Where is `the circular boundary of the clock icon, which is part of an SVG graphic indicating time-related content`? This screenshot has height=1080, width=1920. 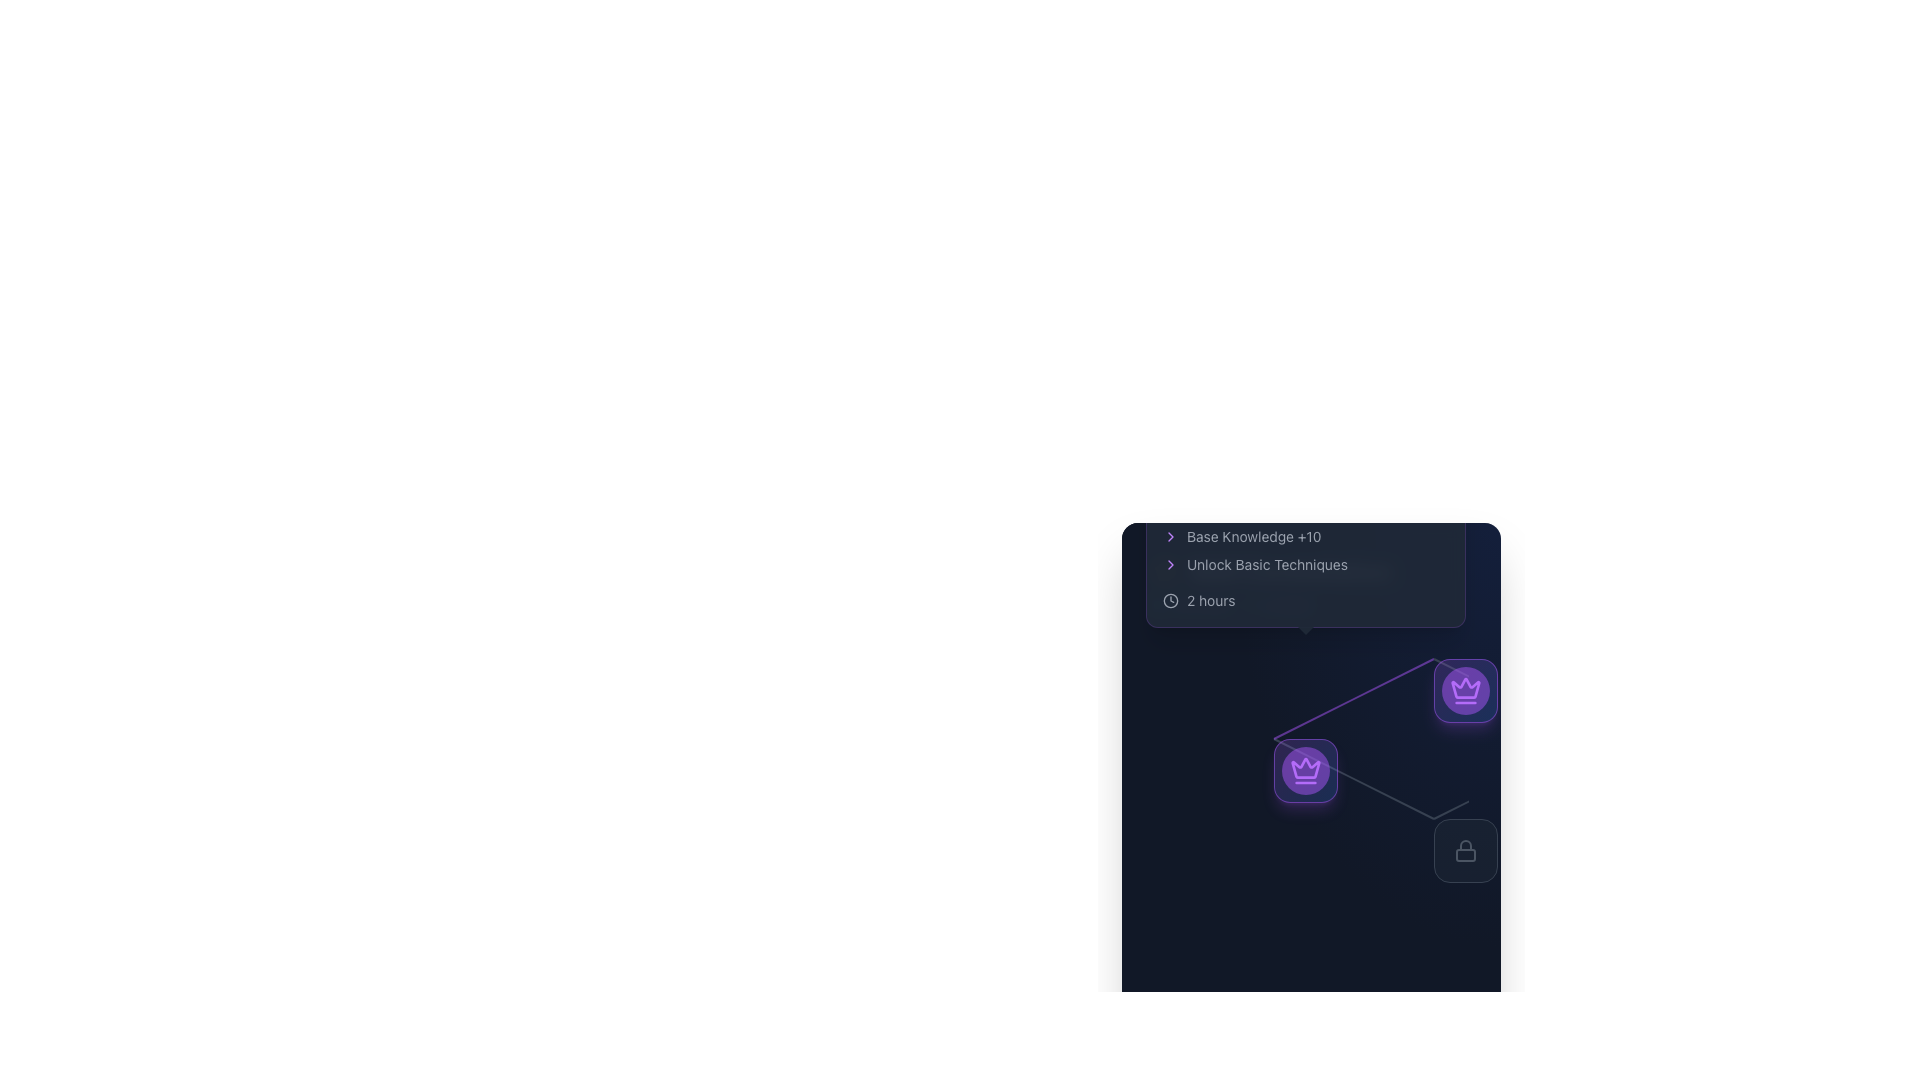 the circular boundary of the clock icon, which is part of an SVG graphic indicating time-related content is located at coordinates (1171, 600).